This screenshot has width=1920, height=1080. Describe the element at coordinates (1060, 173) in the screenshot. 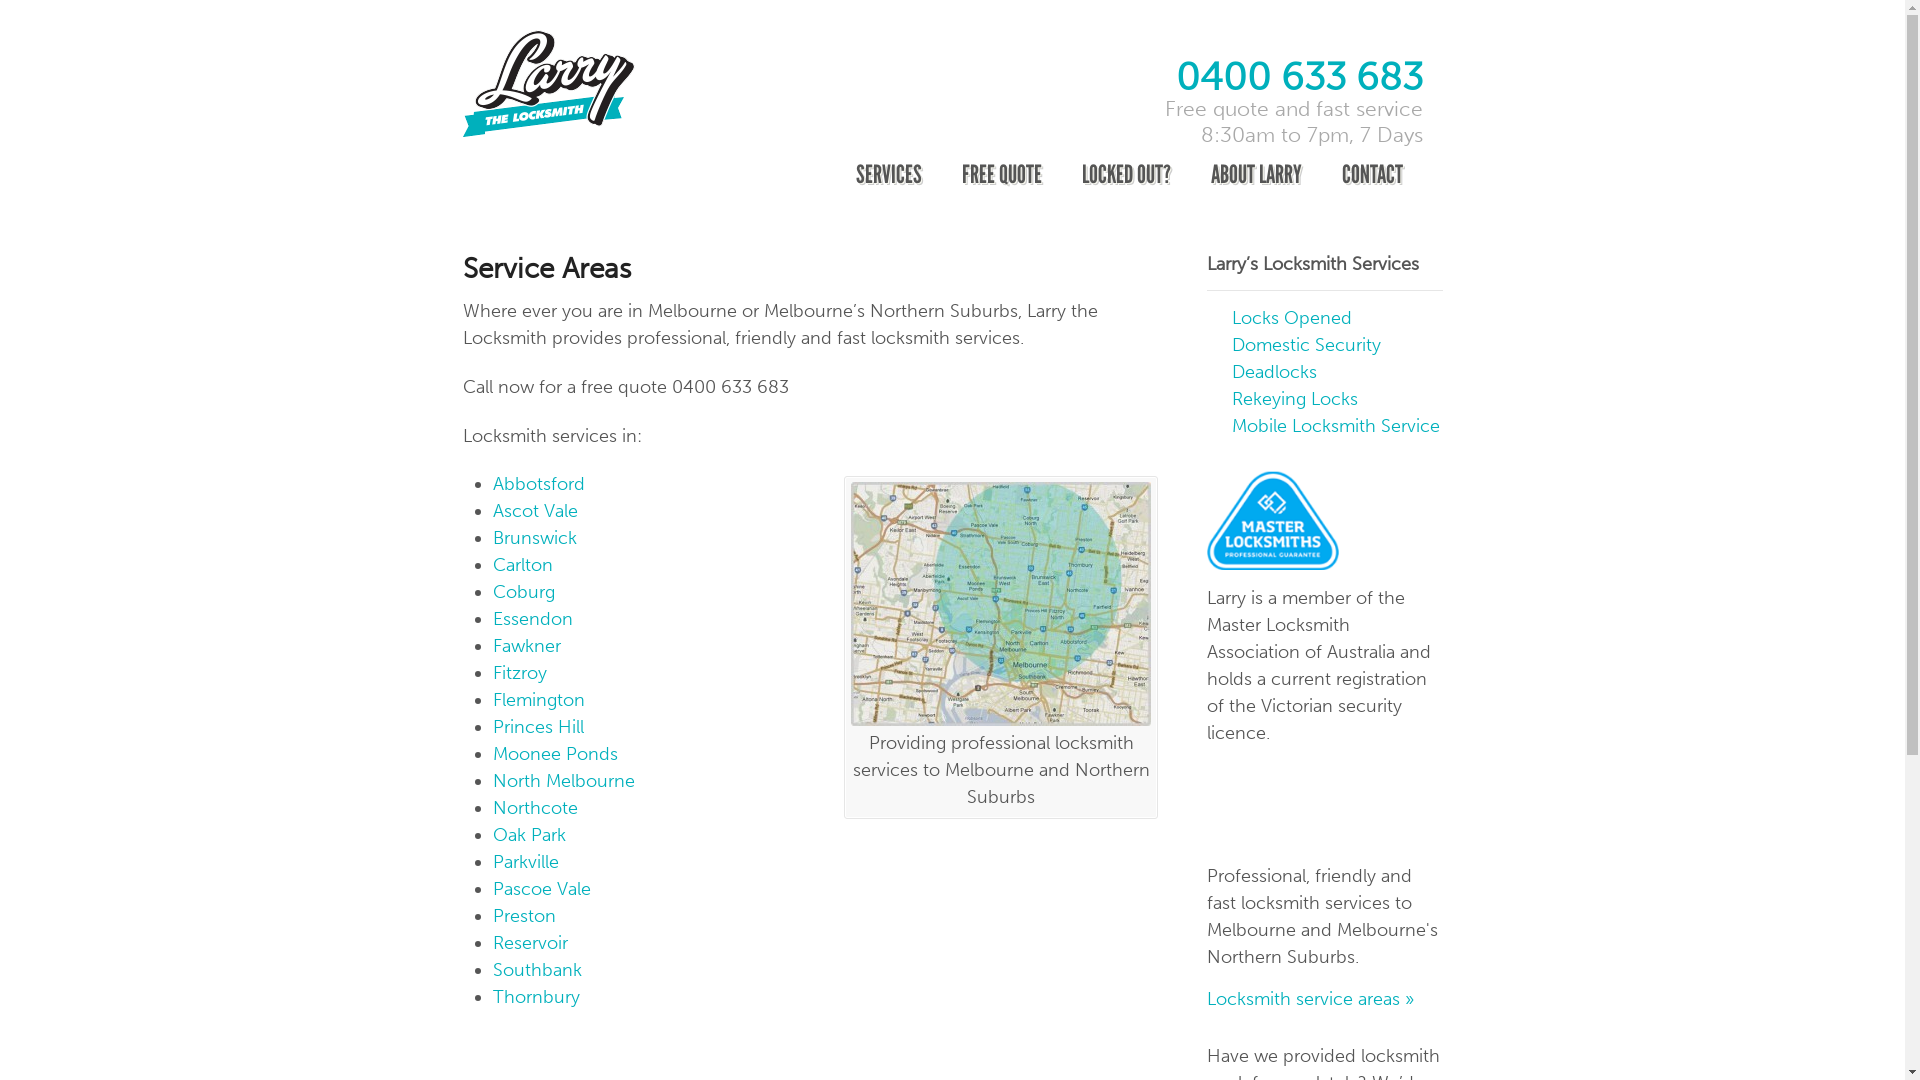

I see `'LOCKED OUT?'` at that location.